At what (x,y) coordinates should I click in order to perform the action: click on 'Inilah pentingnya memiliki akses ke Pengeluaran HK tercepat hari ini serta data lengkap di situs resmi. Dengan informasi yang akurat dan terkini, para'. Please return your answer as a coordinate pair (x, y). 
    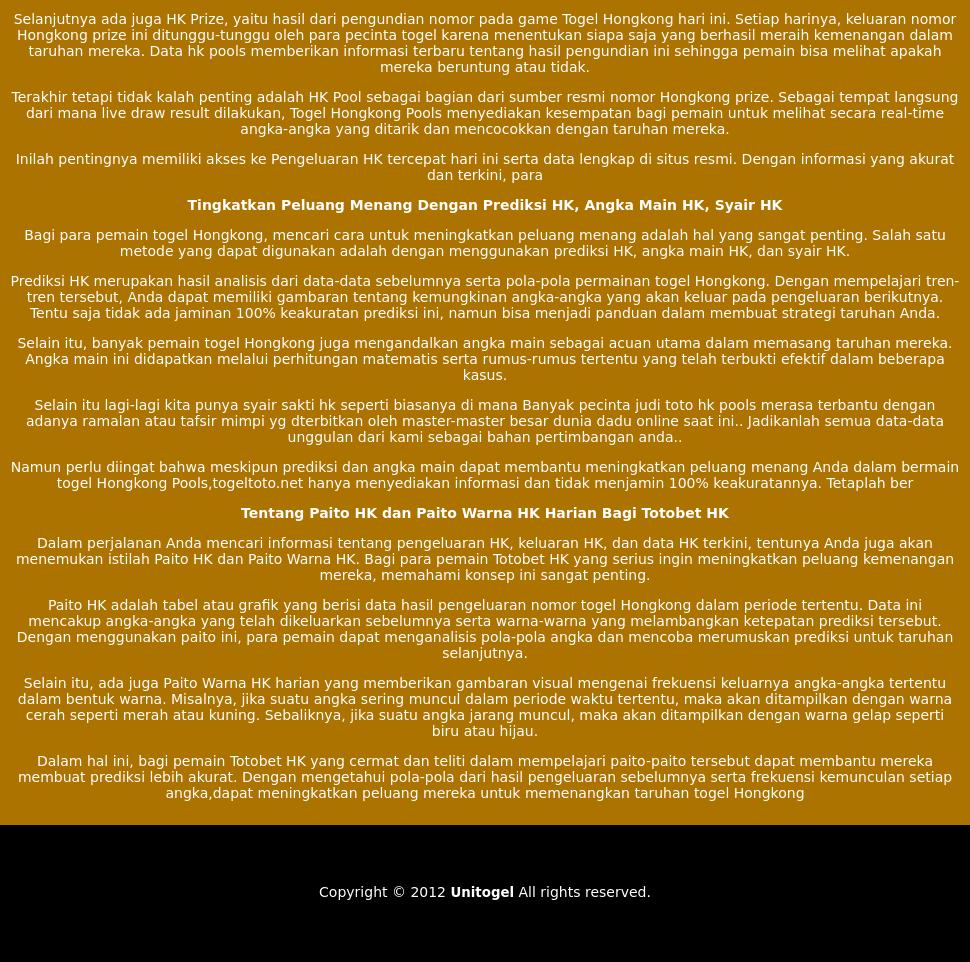
    Looking at the image, I should click on (483, 166).